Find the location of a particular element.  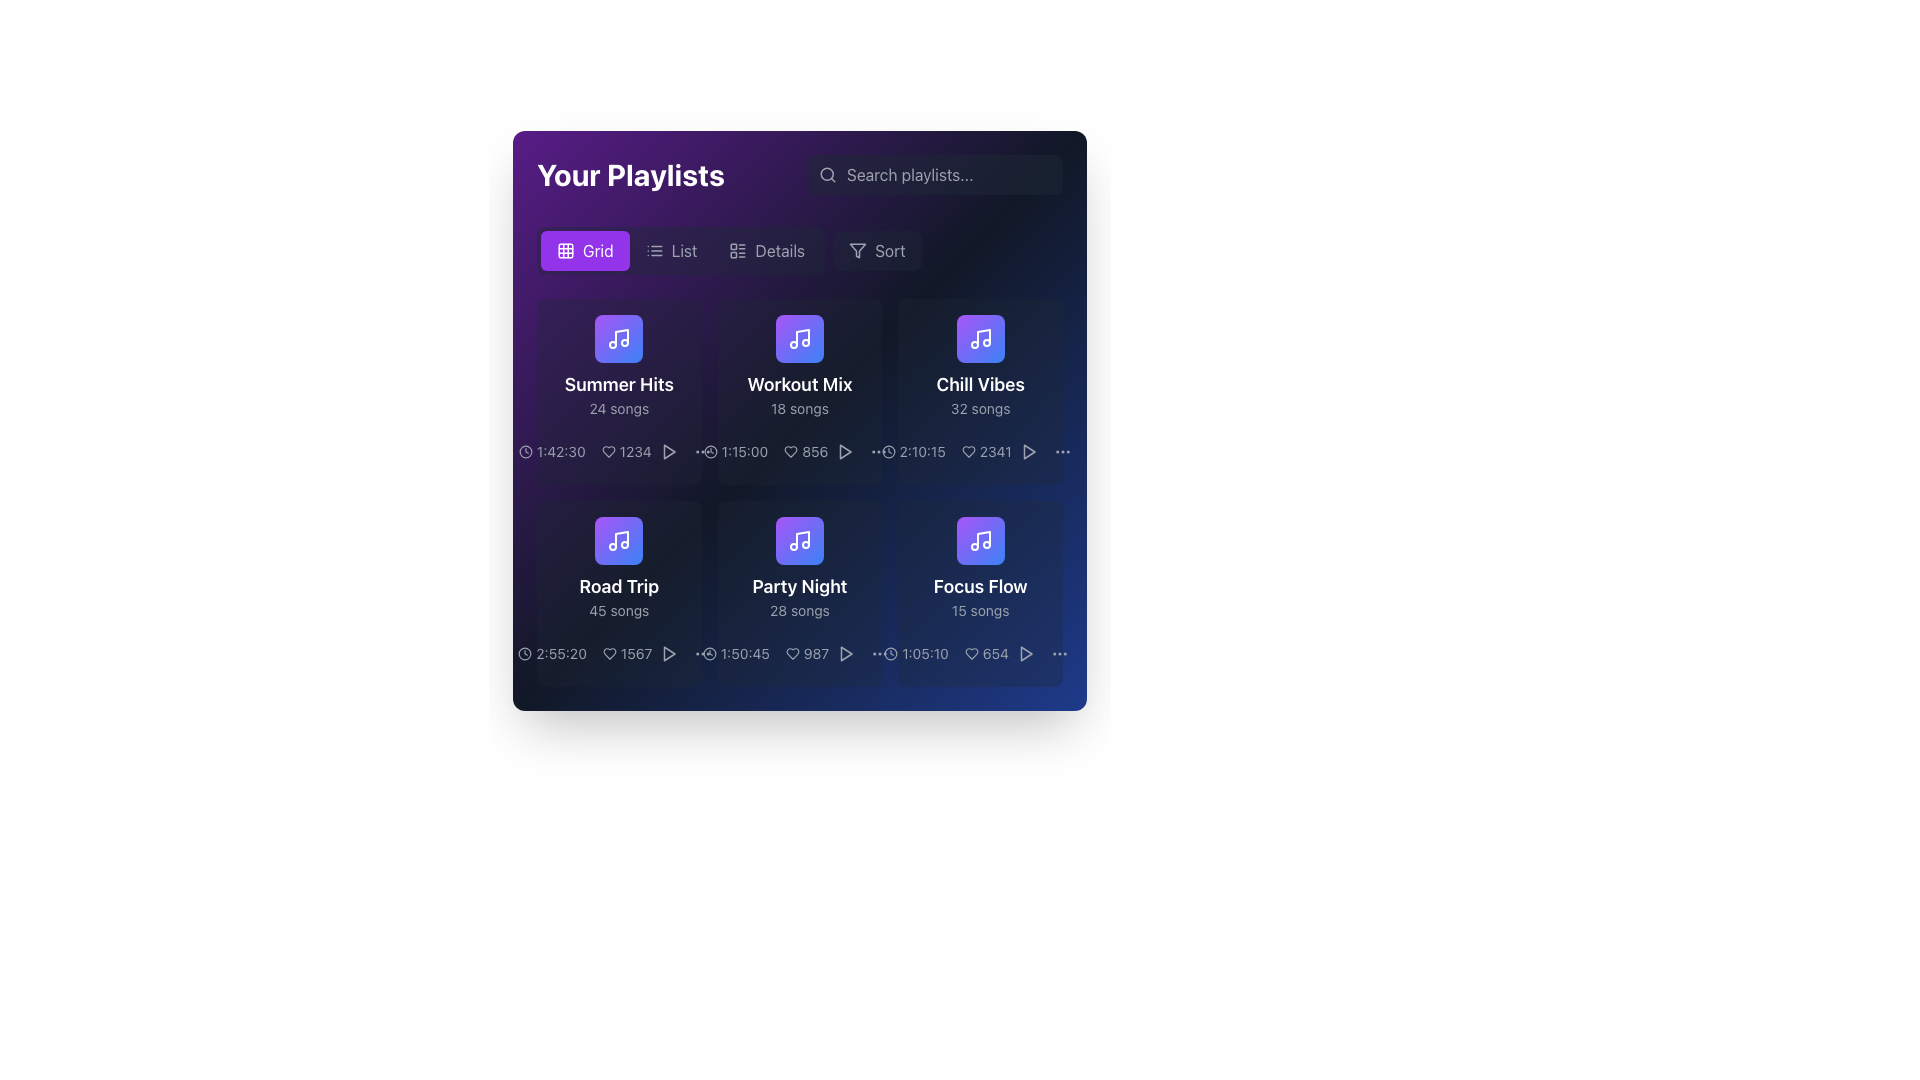

the text label displaying '28 songs' located beneath the title 'Party Night' in the playlist card is located at coordinates (800, 609).